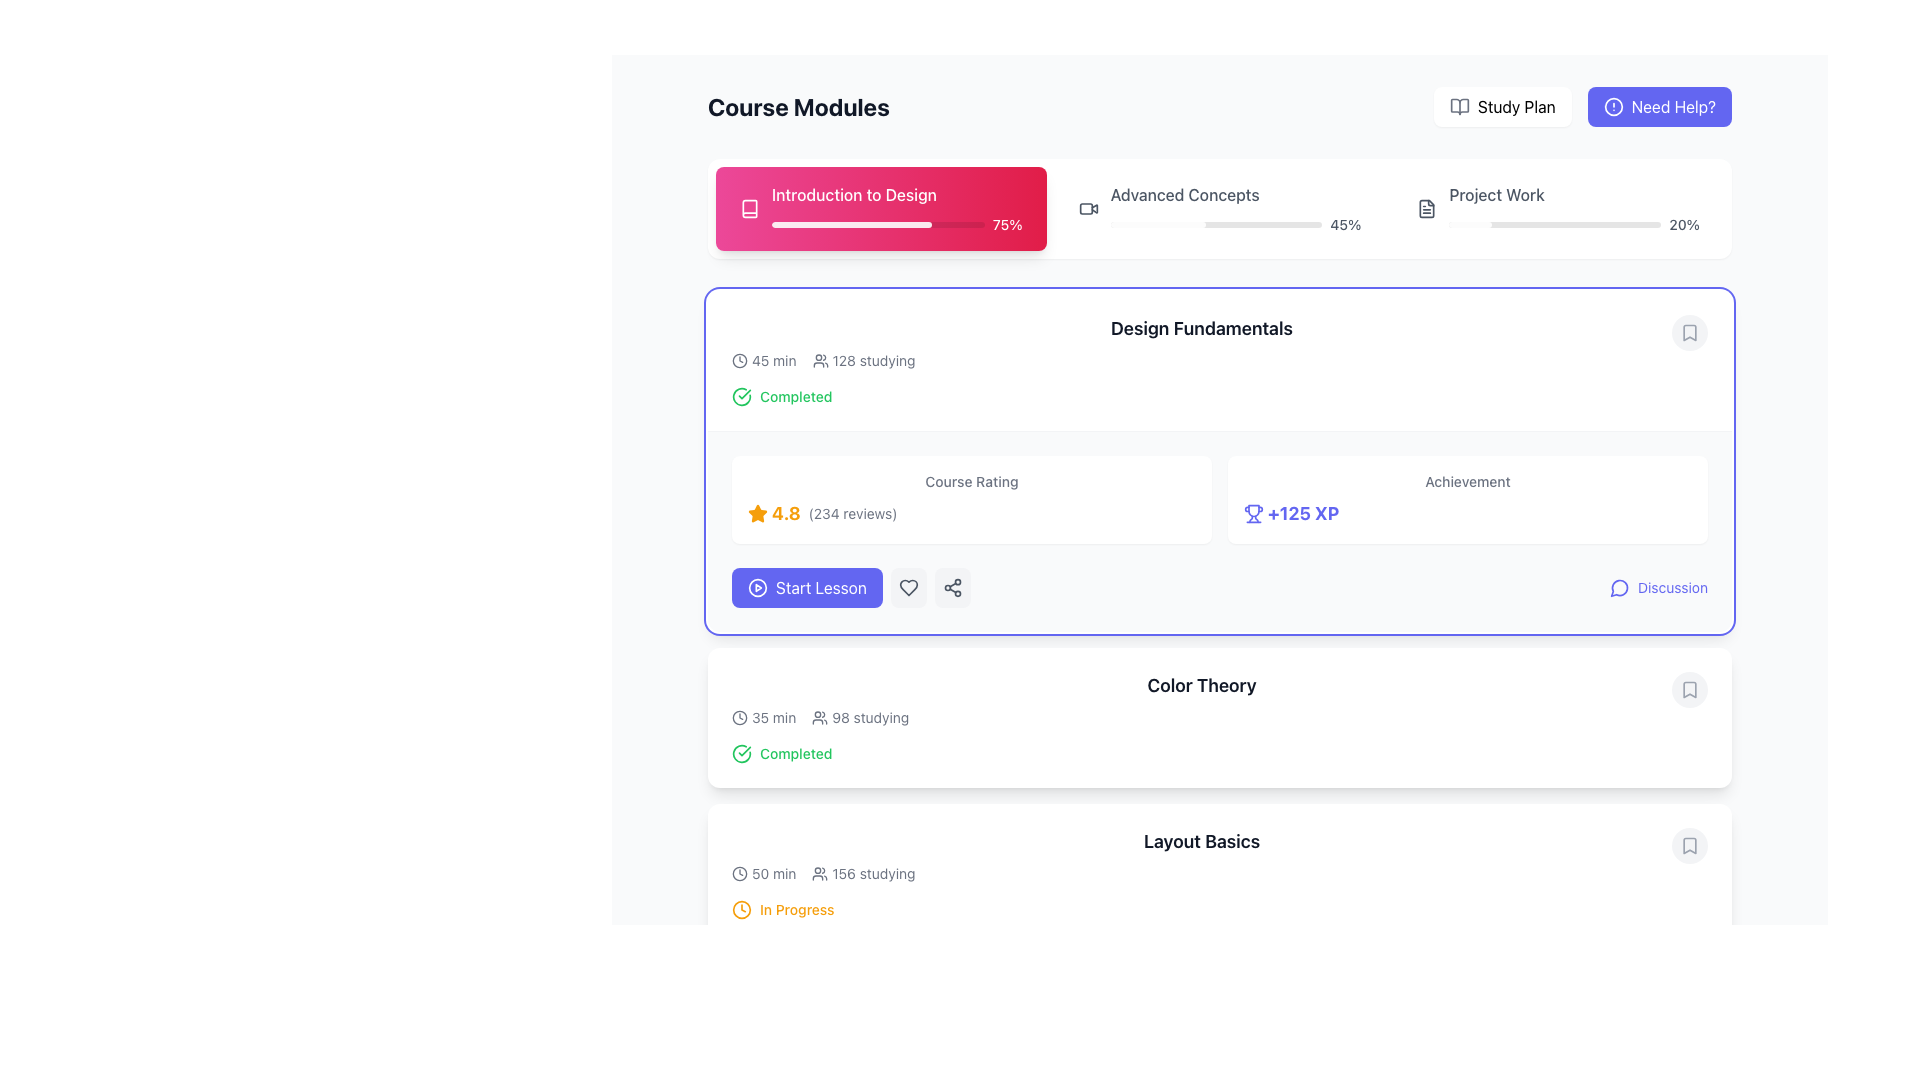  What do you see at coordinates (951, 586) in the screenshot?
I see `the share icon button, which is represented by three connected dots forming a triangular structure, located within the 'Design Fundamentals' module card` at bounding box center [951, 586].